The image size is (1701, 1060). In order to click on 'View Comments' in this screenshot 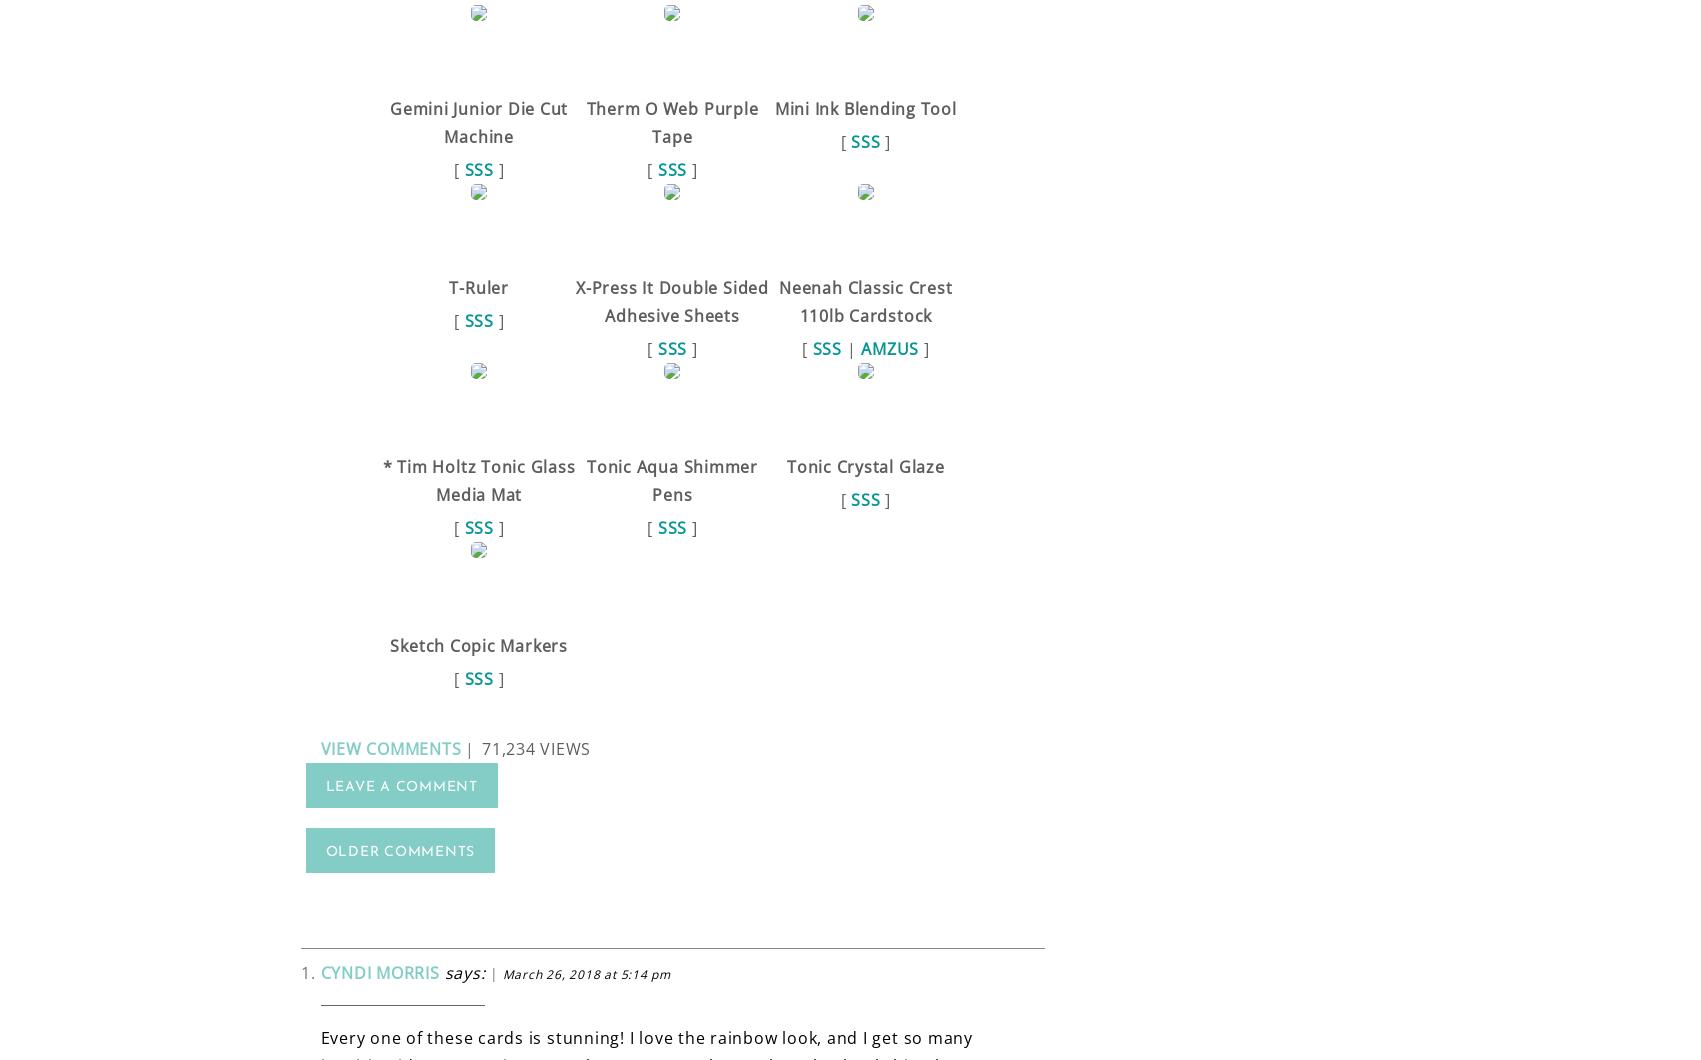, I will do `click(319, 747)`.